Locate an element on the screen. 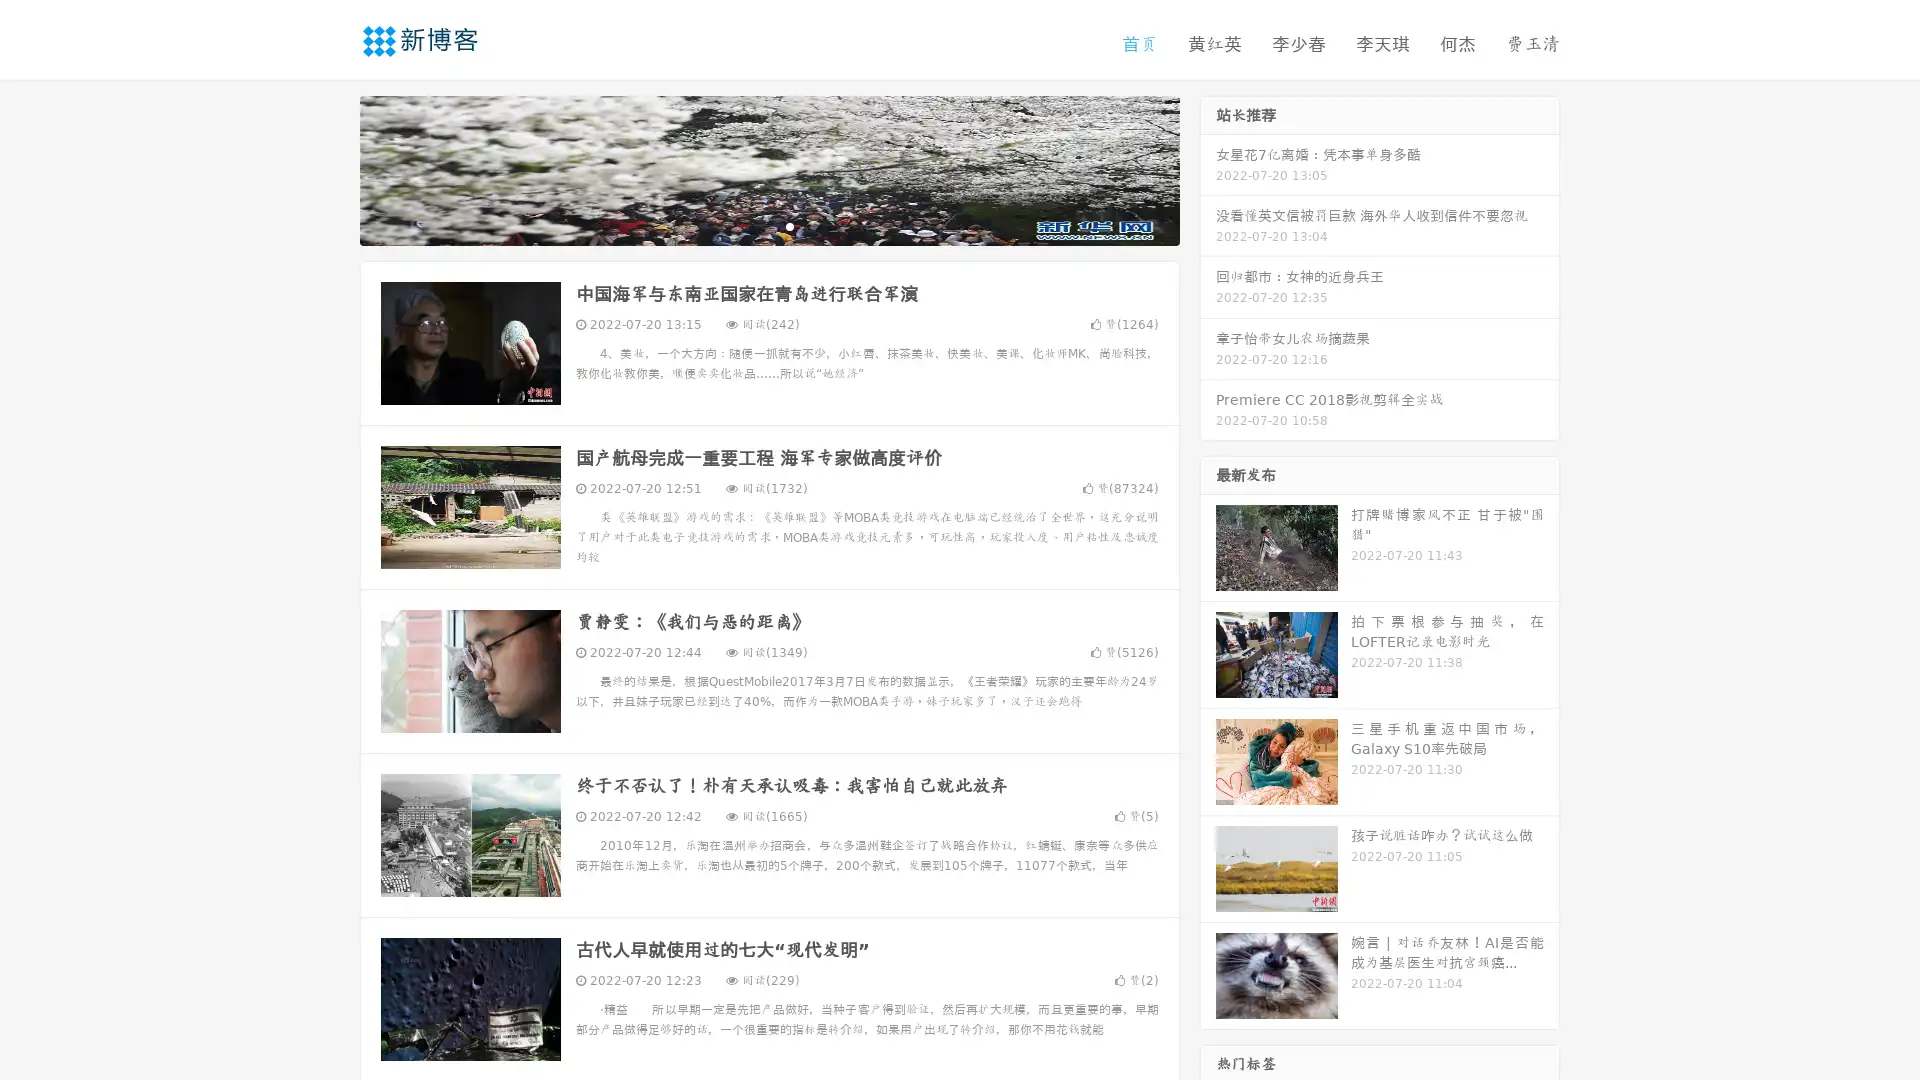  Previous slide is located at coordinates (330, 168).